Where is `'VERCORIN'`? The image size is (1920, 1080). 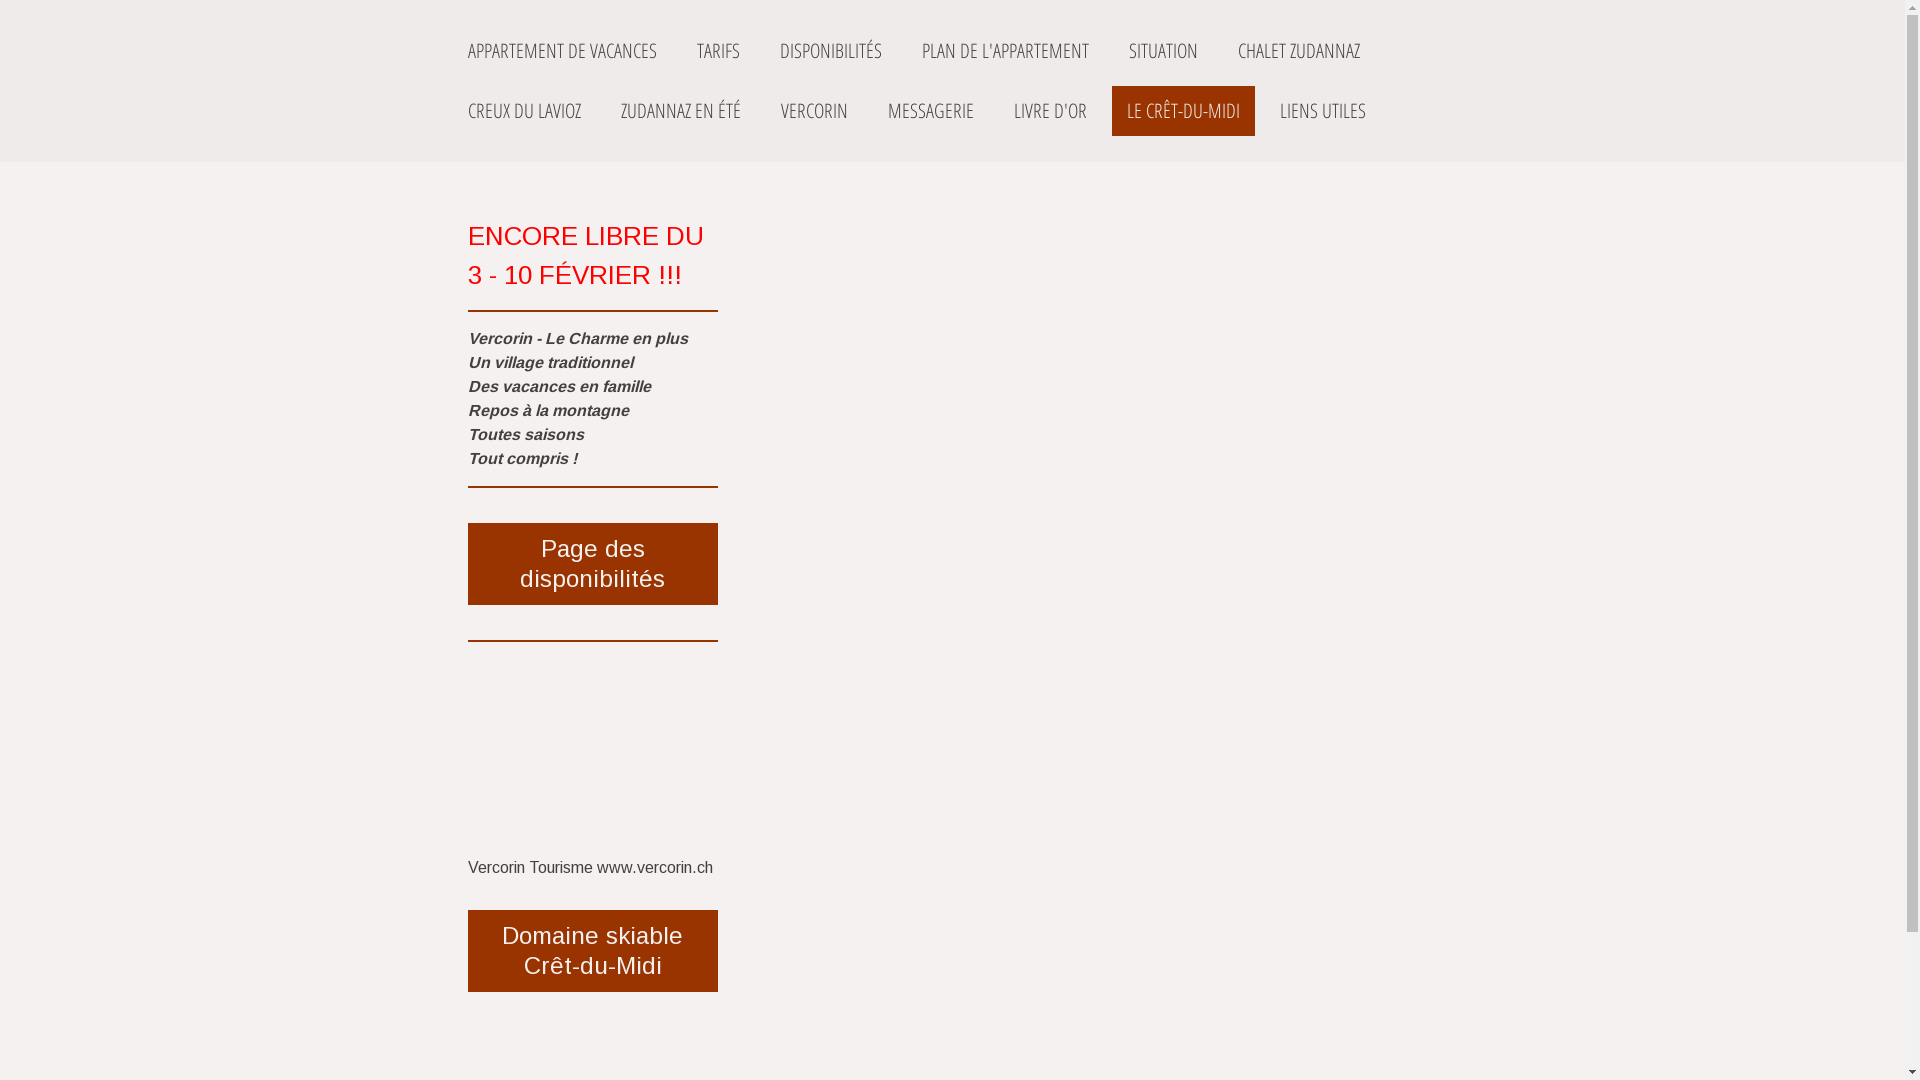
'VERCORIN' is located at coordinates (765, 111).